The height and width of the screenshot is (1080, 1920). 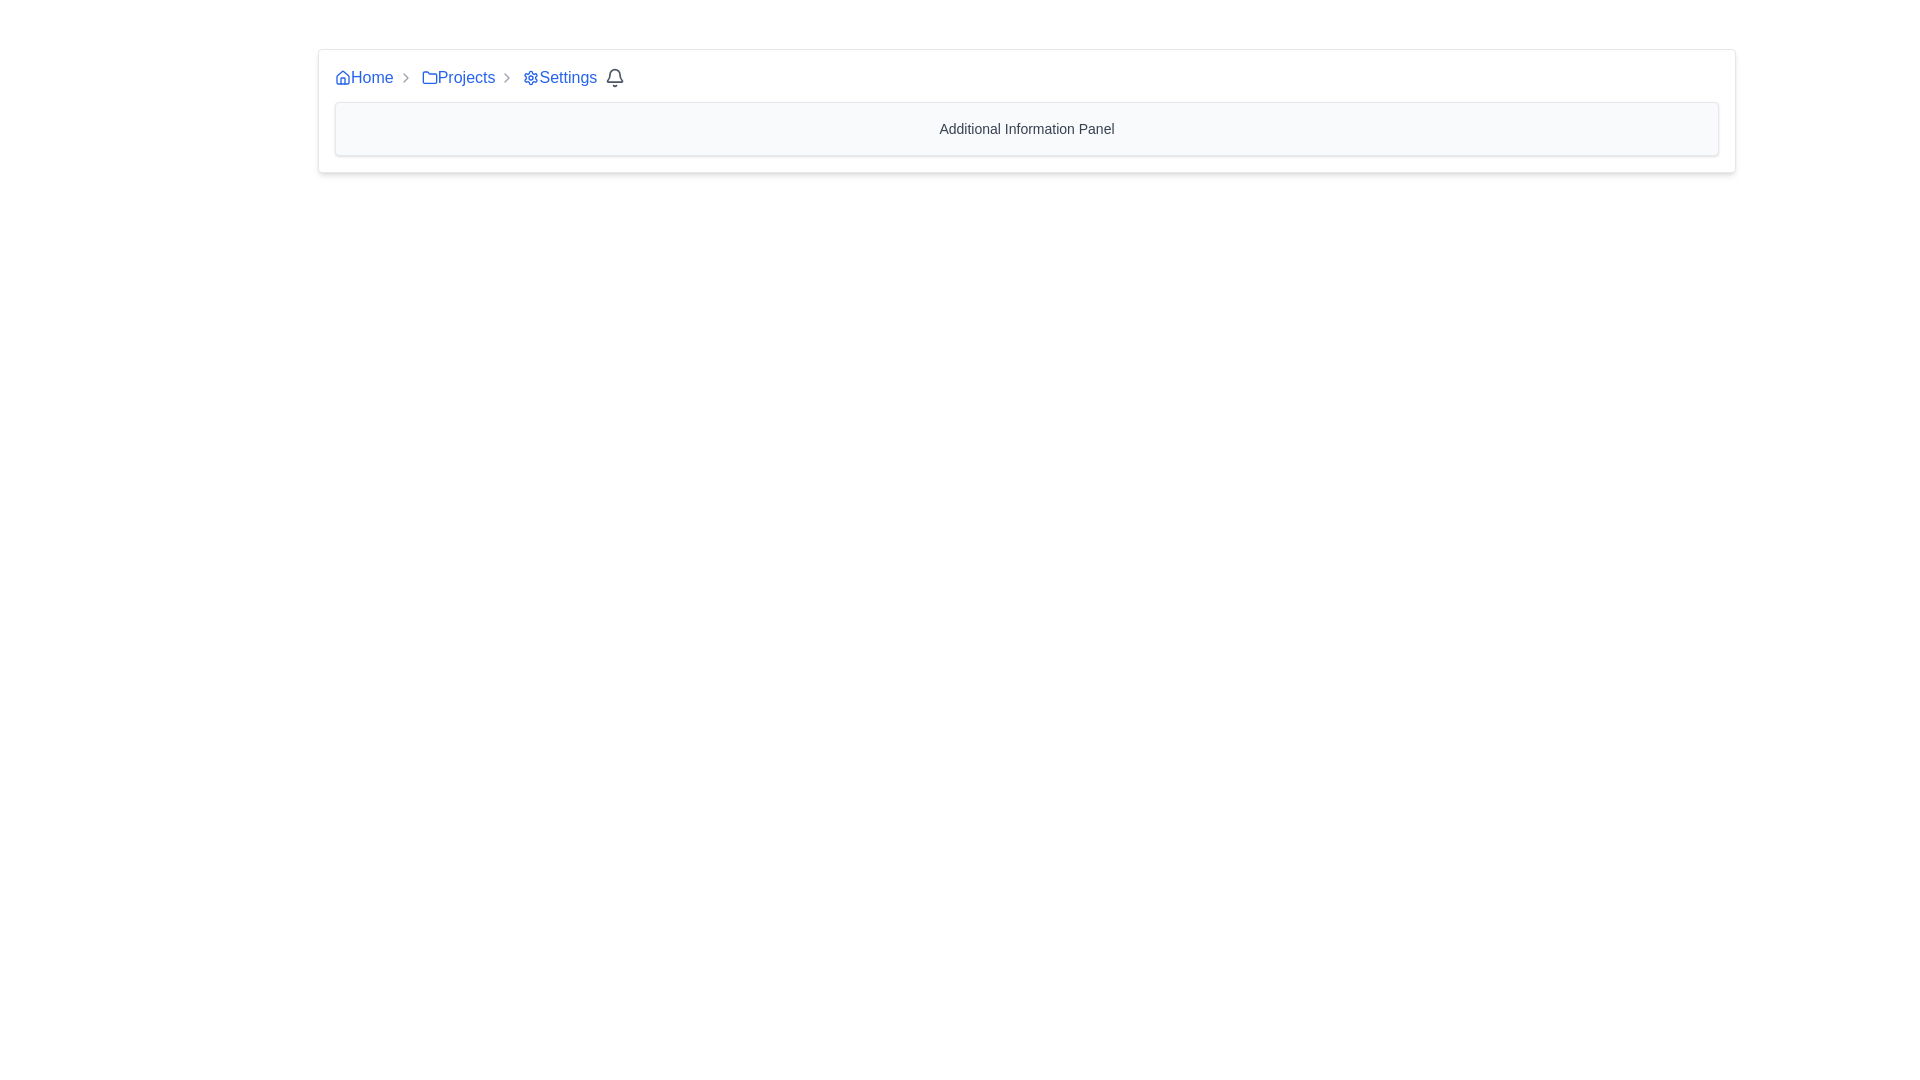 What do you see at coordinates (404, 76) in the screenshot?
I see `the Chevron icon that serves as a separator in the breadcrumb navigation, located to the right of the 'Home' link` at bounding box center [404, 76].